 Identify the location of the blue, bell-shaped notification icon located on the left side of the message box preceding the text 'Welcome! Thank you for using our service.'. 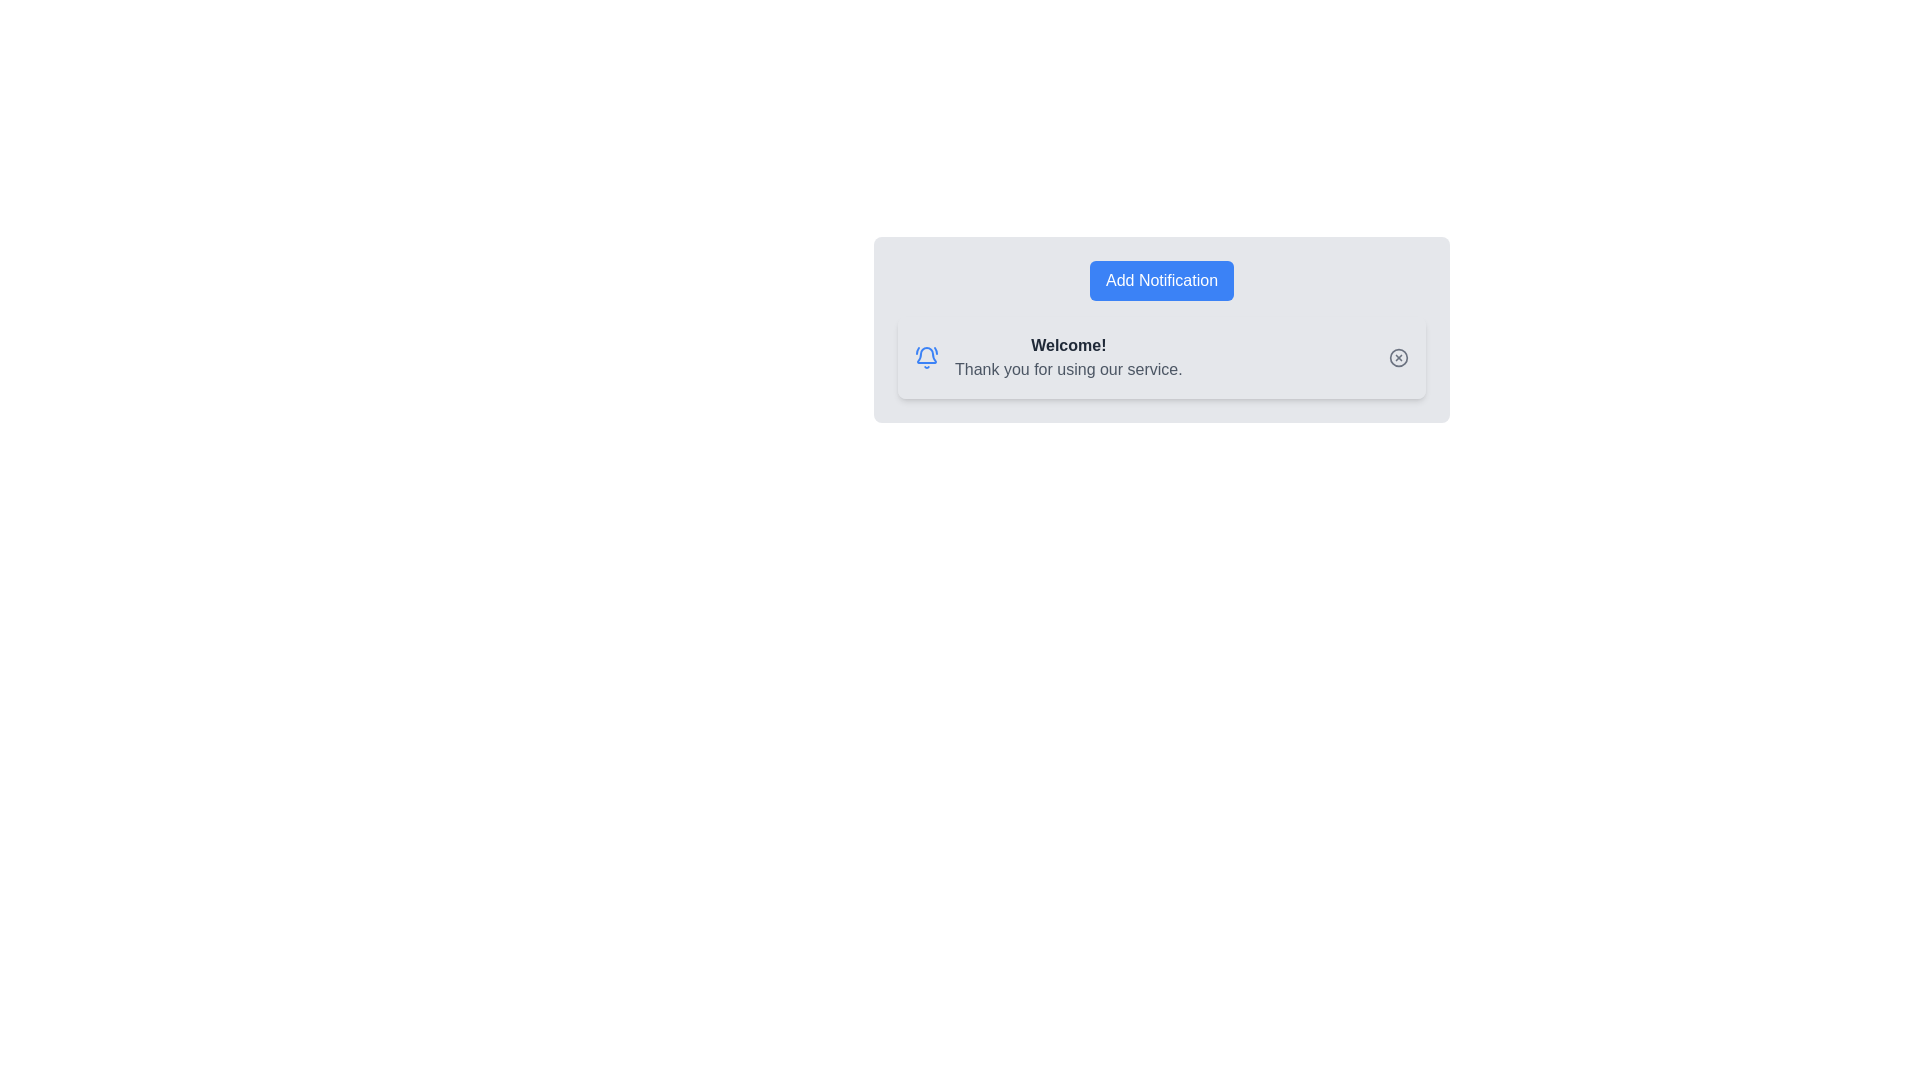
(925, 357).